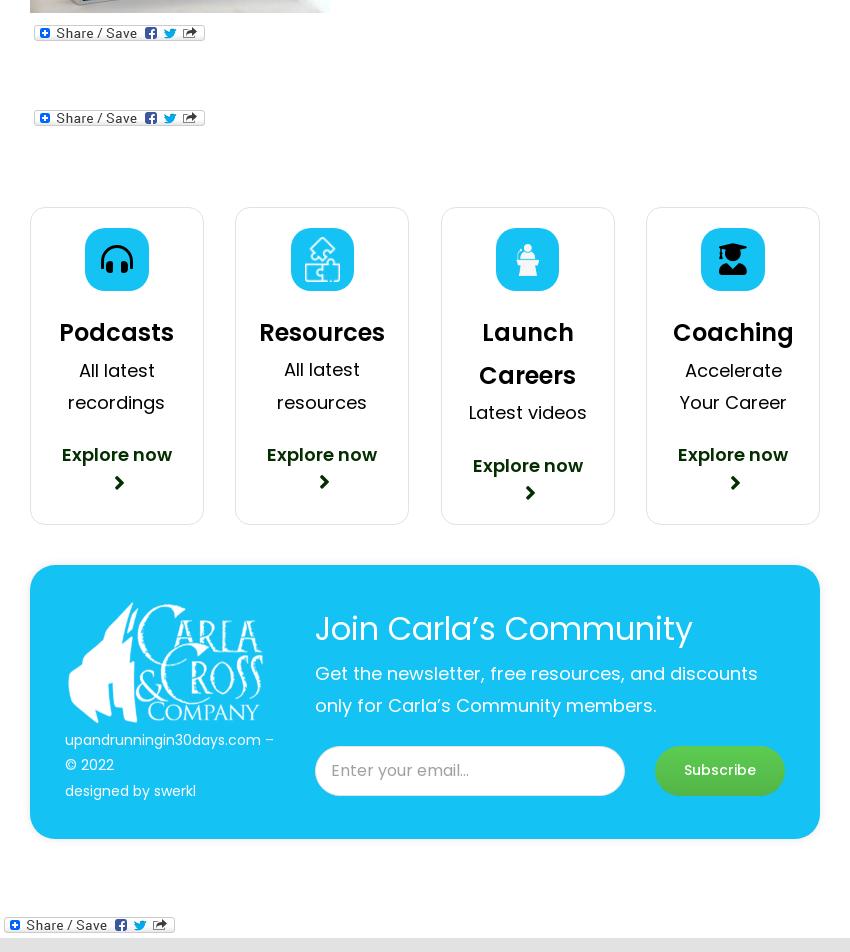  I want to click on 'upandrunningin30days.com – © 2022', so click(168, 752).